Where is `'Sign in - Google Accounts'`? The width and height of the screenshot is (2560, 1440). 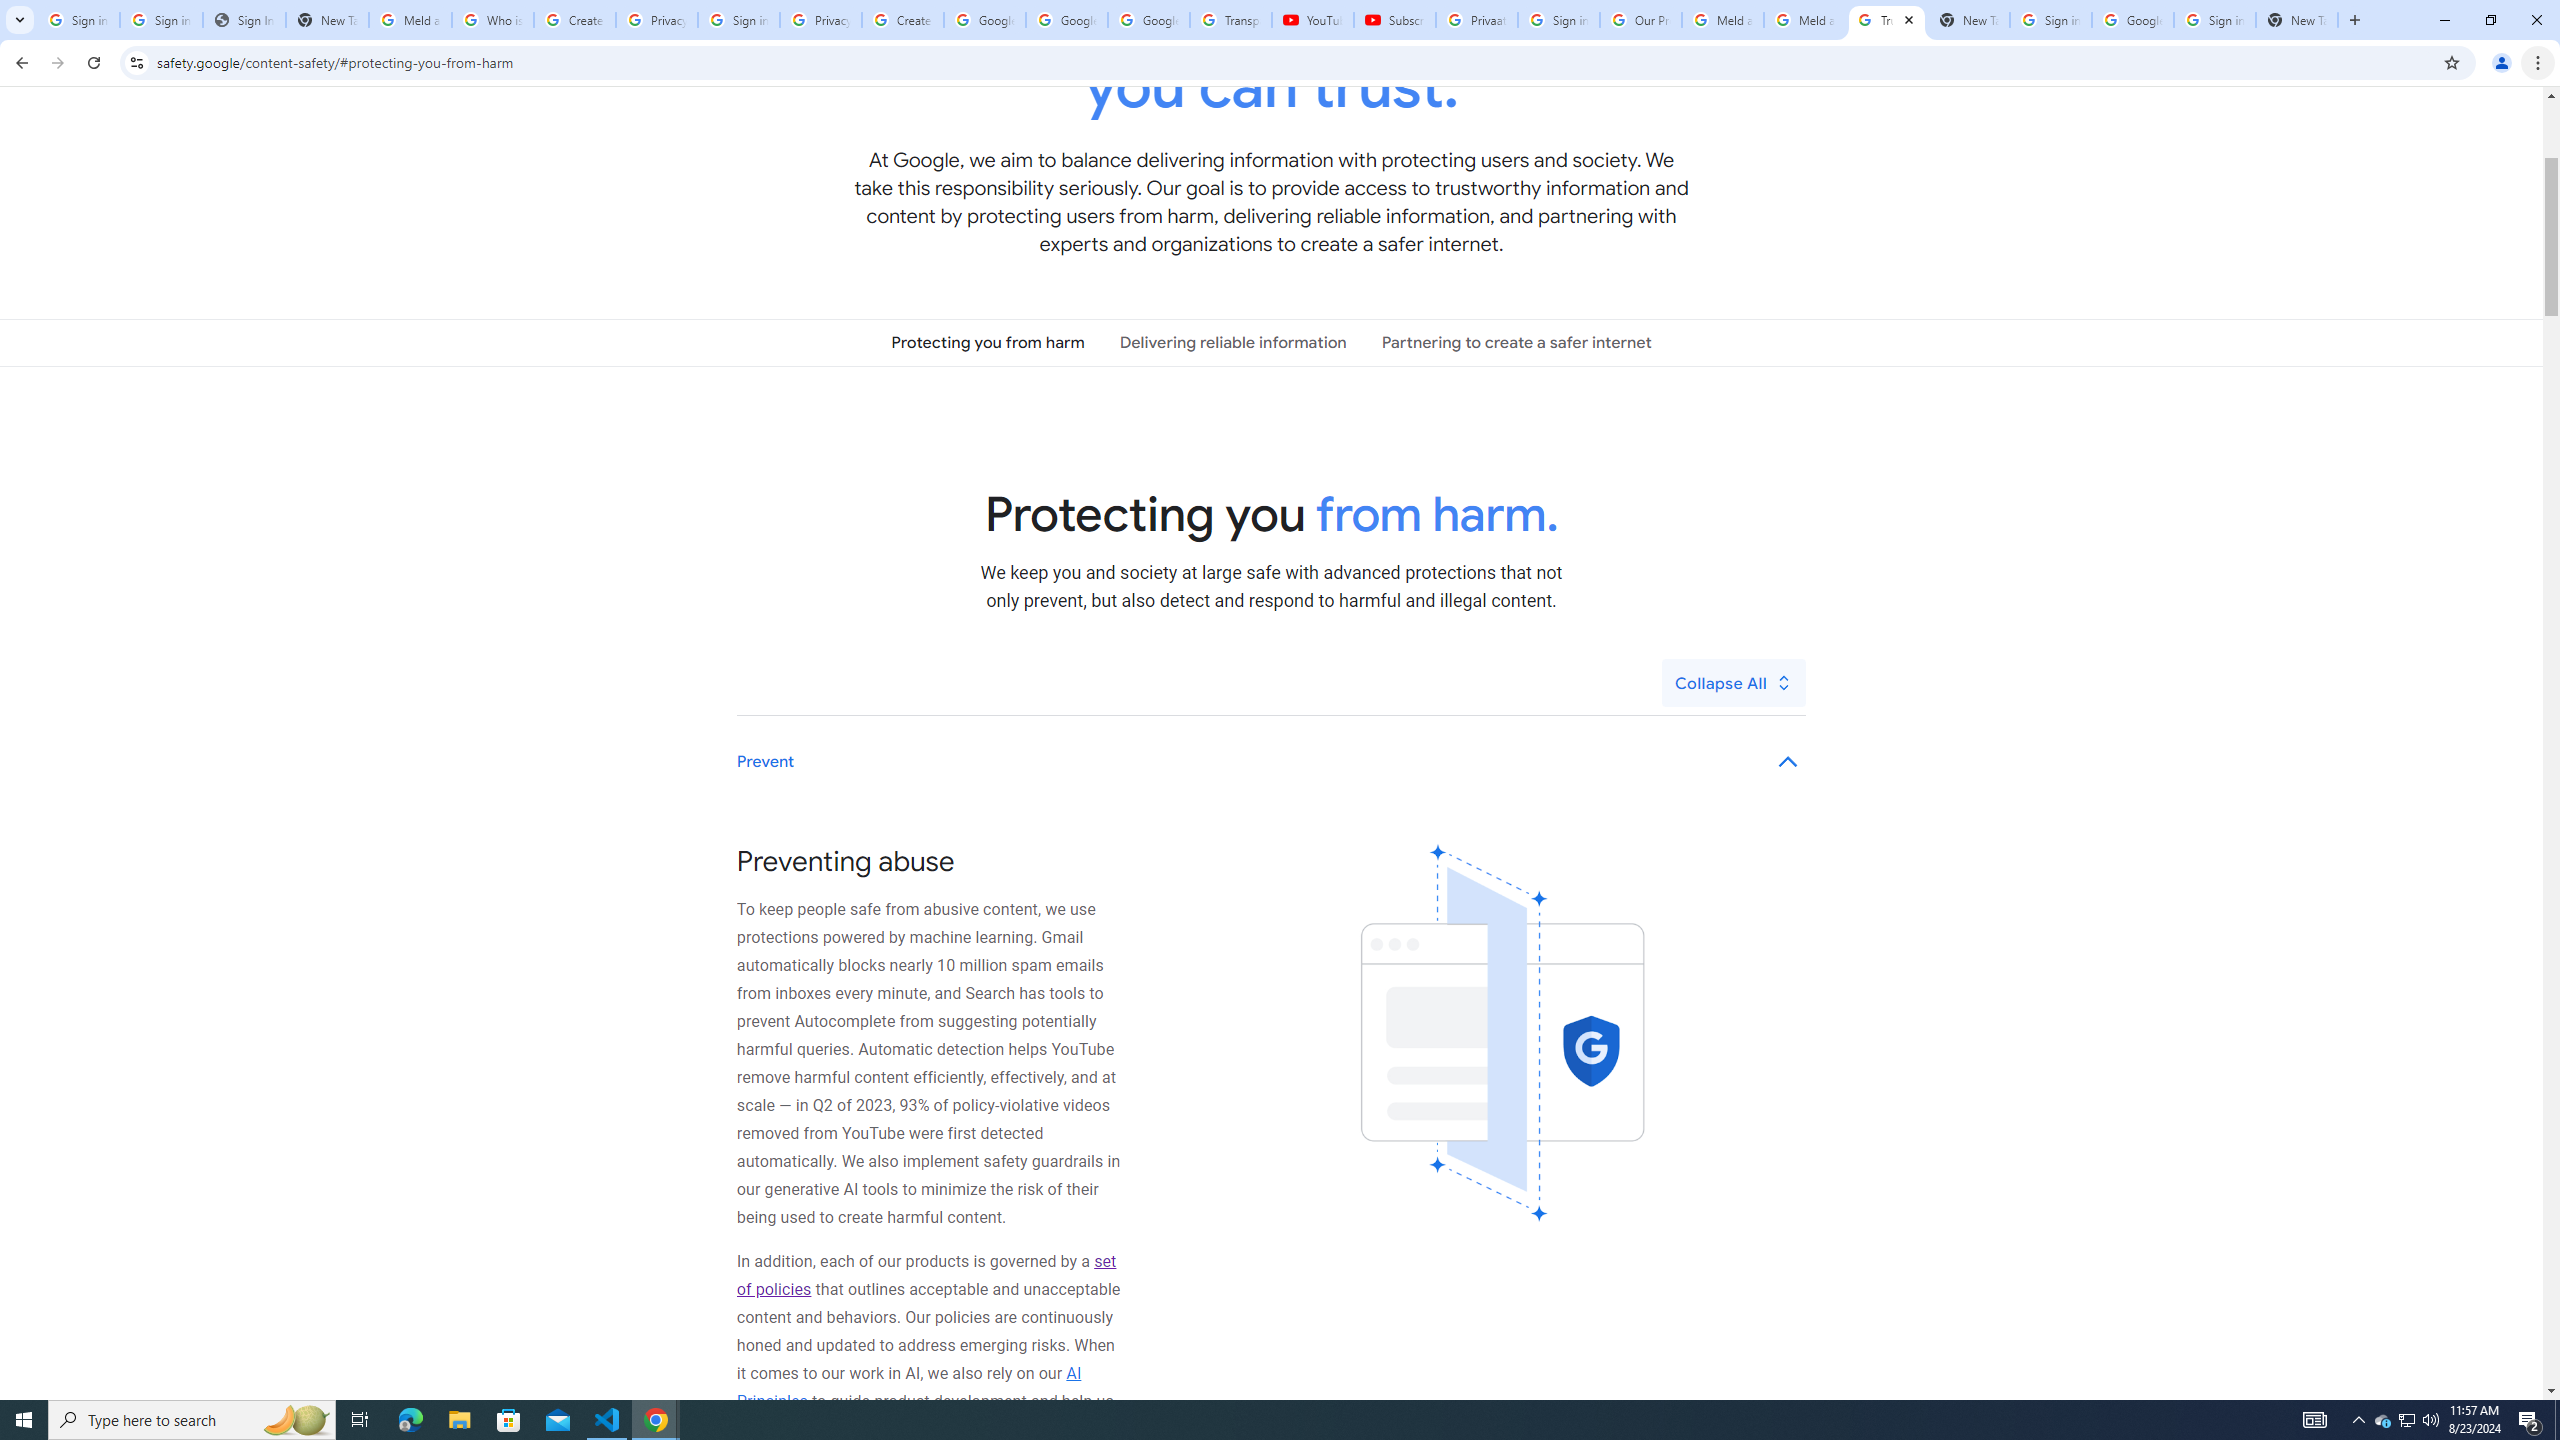
'Sign in - Google Accounts' is located at coordinates (2214, 19).